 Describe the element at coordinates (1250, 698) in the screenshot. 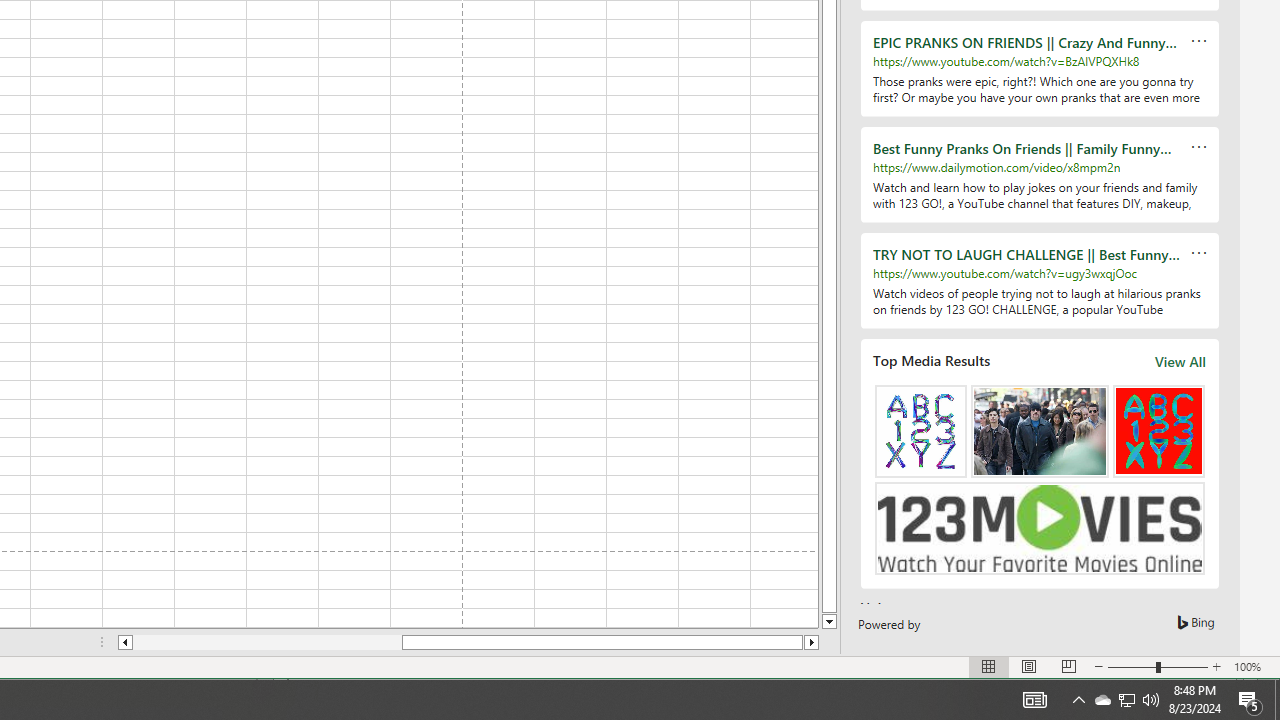

I see `'Action Center, 5 new notifications'` at that location.